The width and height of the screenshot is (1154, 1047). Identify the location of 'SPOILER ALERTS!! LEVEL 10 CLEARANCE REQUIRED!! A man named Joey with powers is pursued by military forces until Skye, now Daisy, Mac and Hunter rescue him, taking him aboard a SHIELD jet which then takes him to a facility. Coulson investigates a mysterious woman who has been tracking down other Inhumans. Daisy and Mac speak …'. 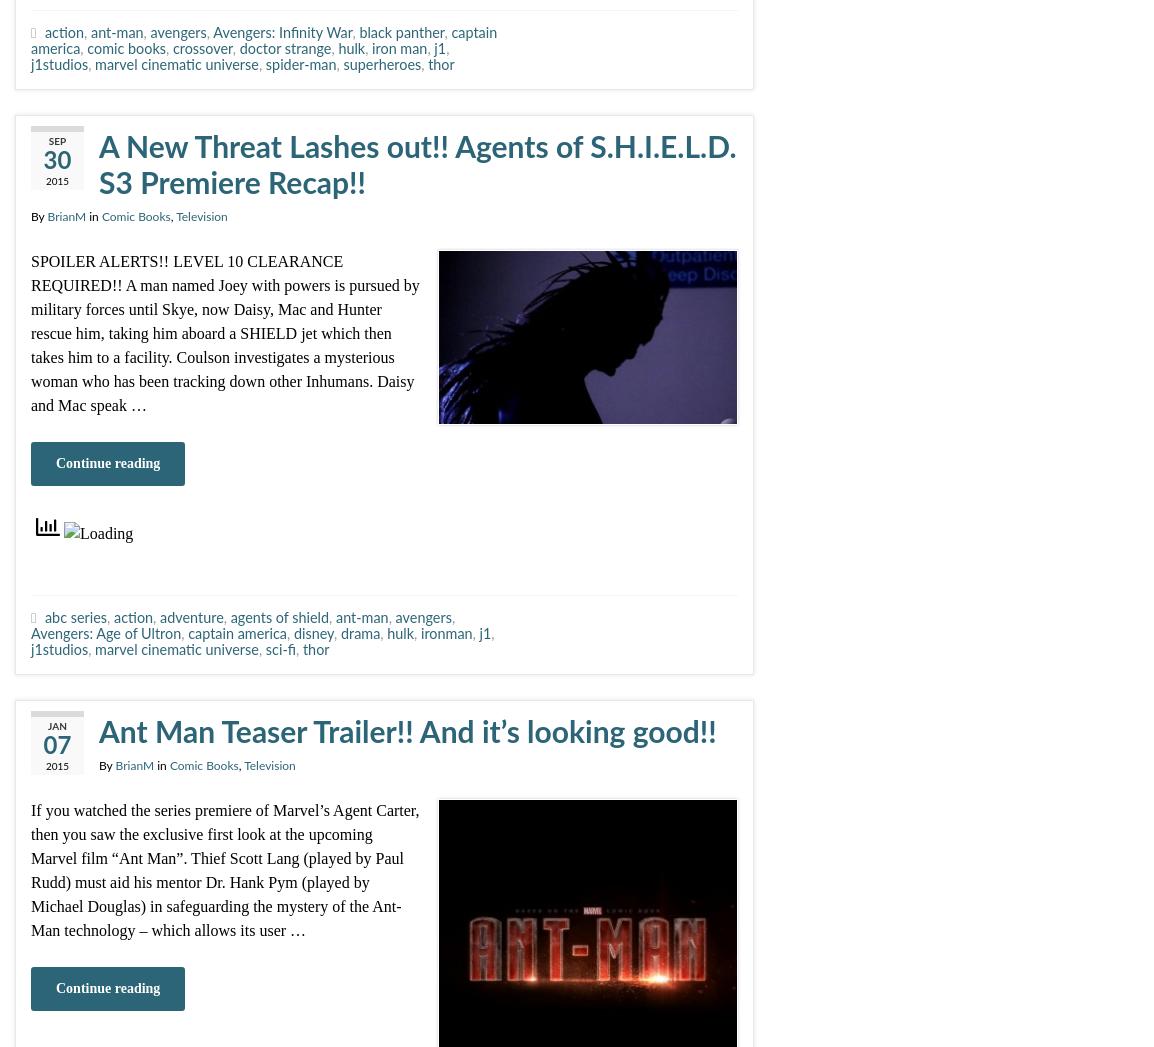
(224, 332).